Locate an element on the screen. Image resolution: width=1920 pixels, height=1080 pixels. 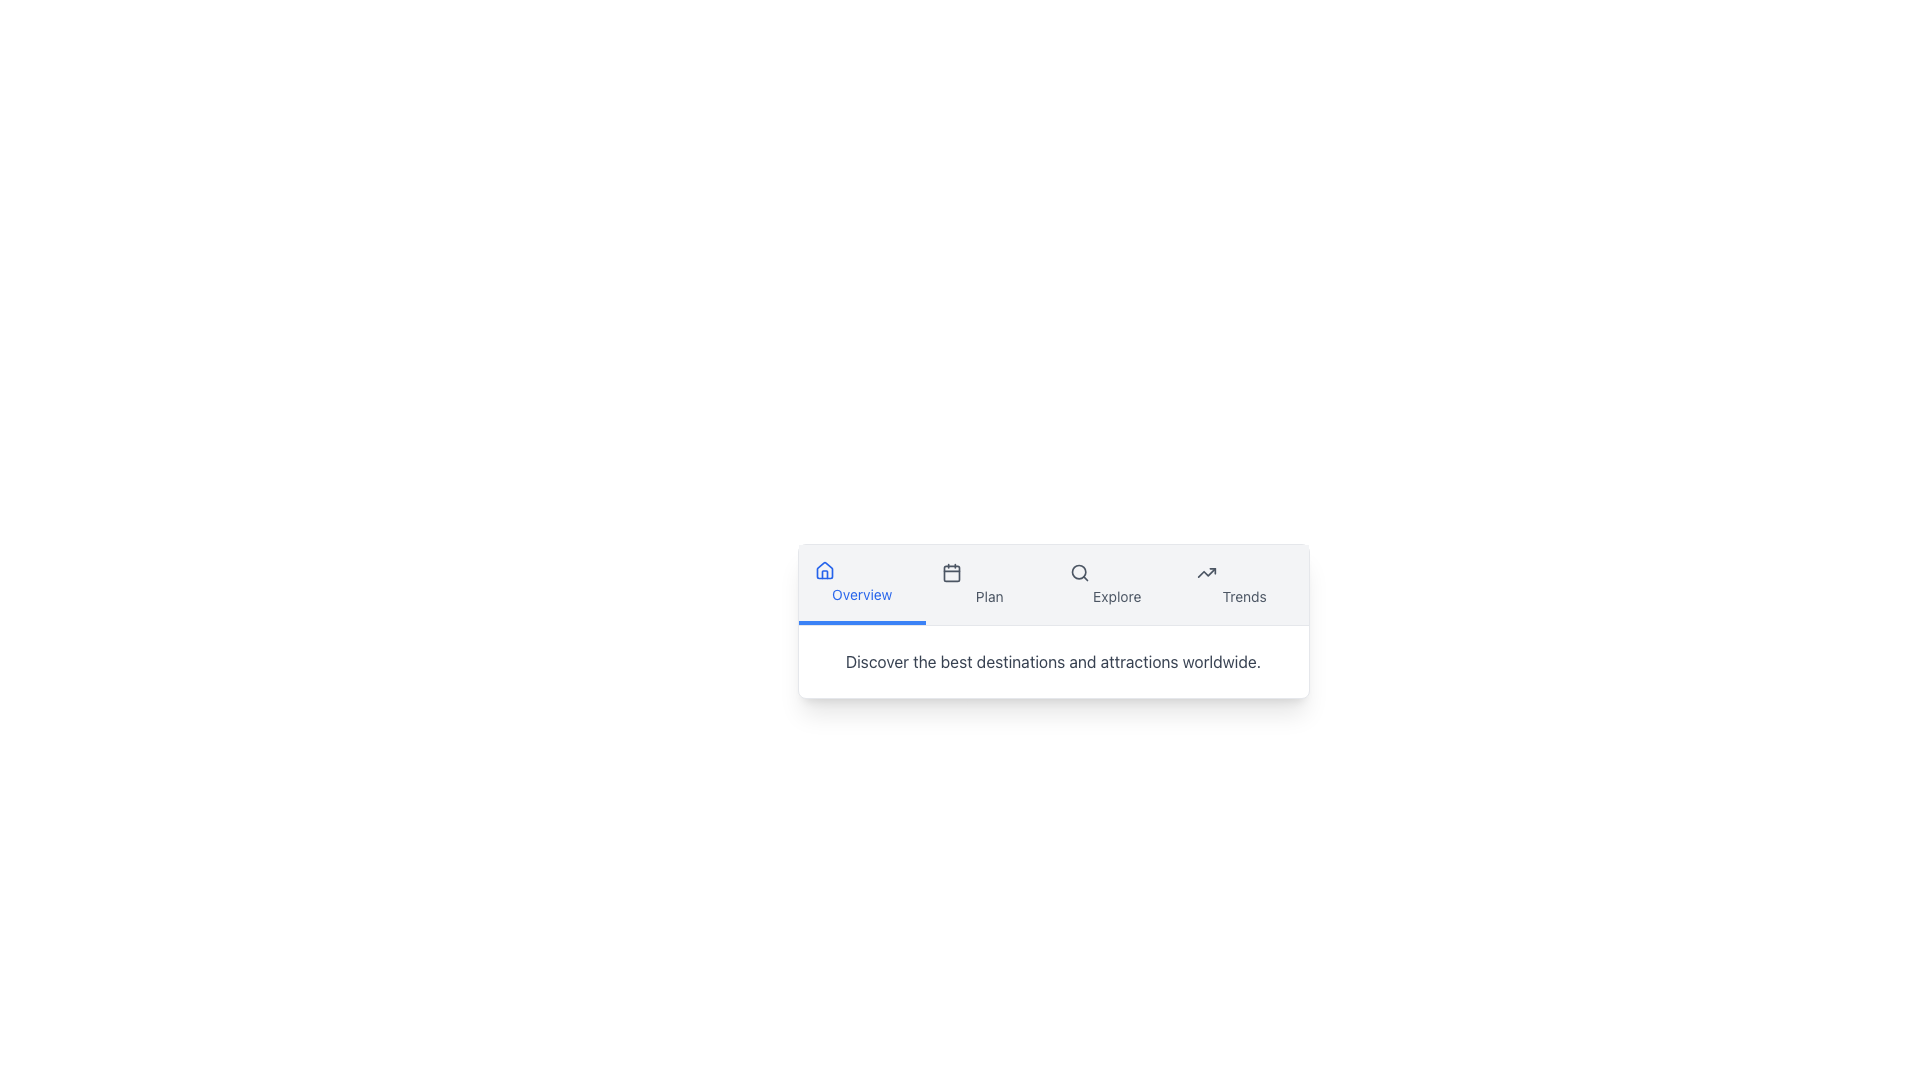
the 'Plan' button in the navigation menu is located at coordinates (989, 585).